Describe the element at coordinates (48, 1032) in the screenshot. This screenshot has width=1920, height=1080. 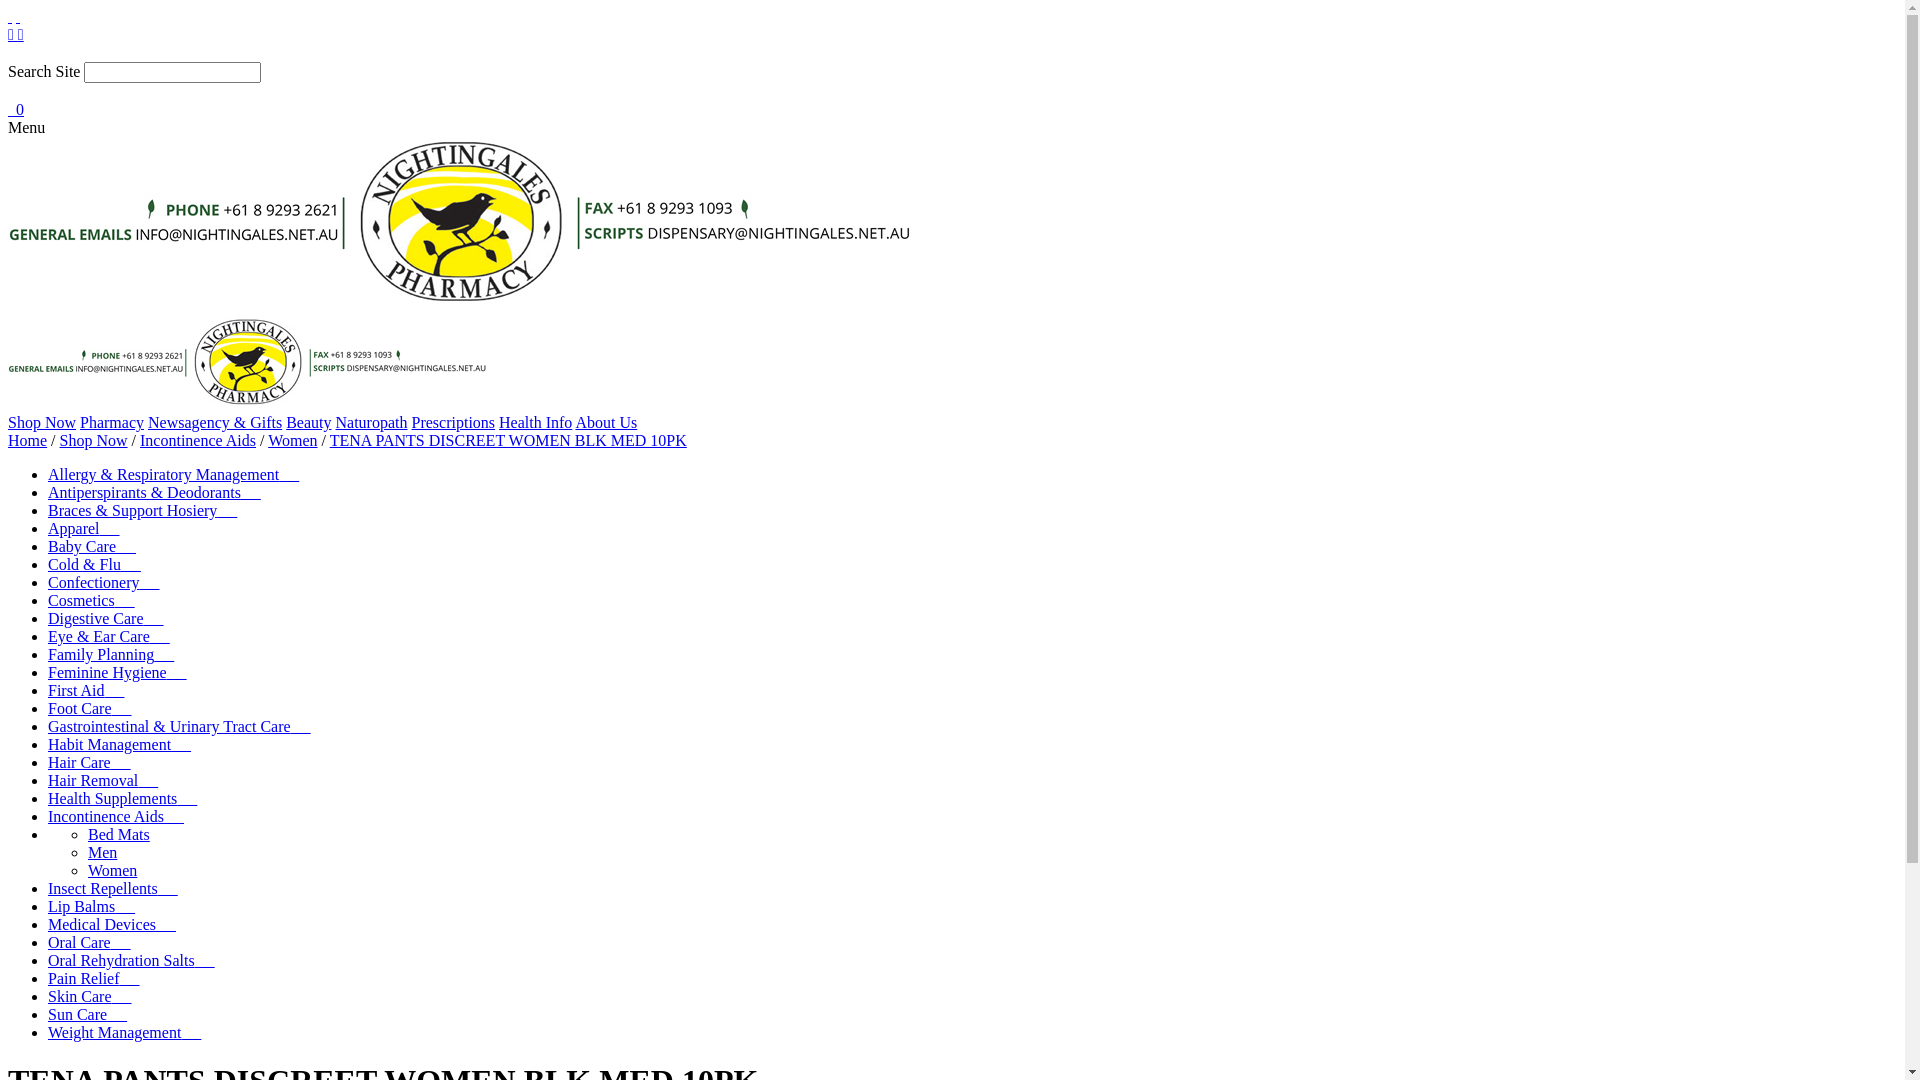
I see `'Weight Management     '` at that location.